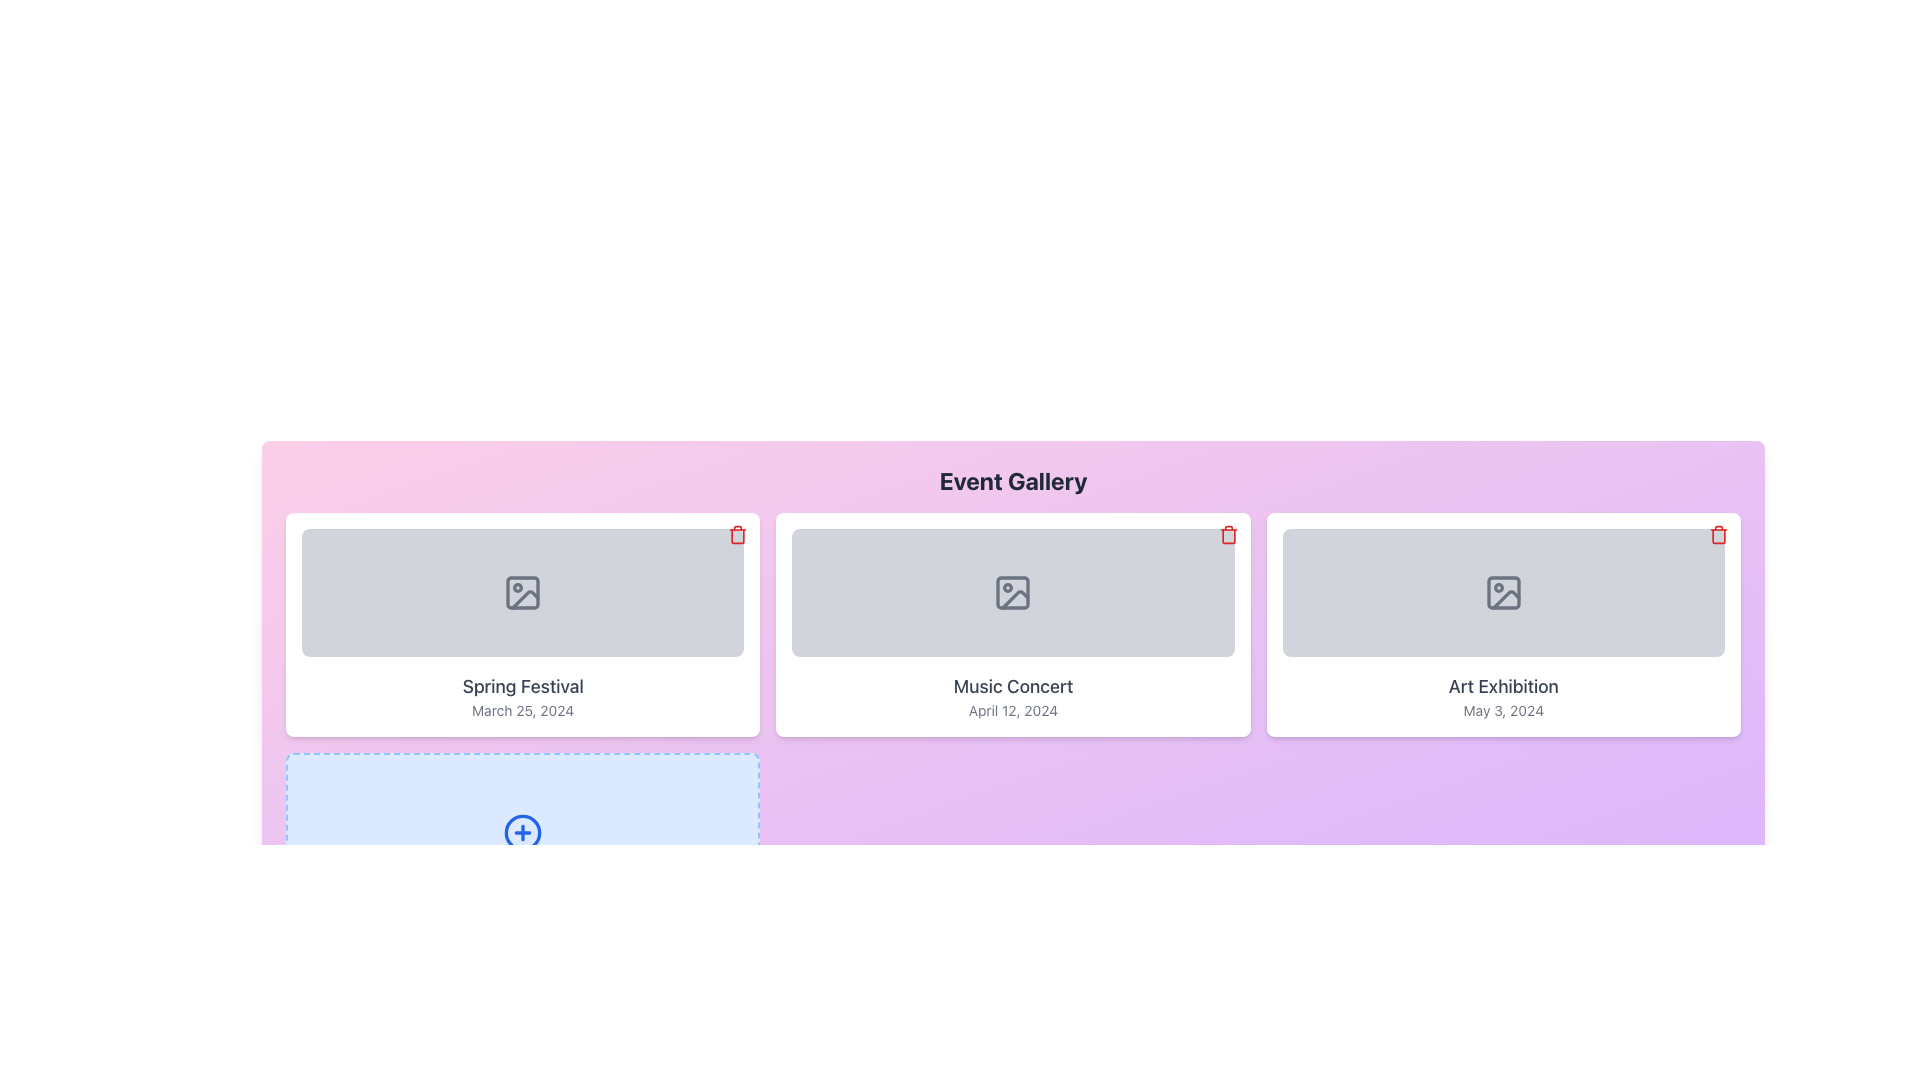 The width and height of the screenshot is (1920, 1080). I want to click on the static Event Card titled 'Spring Festival', which is the leftmost card in a grid of three event cards, so click(523, 623).